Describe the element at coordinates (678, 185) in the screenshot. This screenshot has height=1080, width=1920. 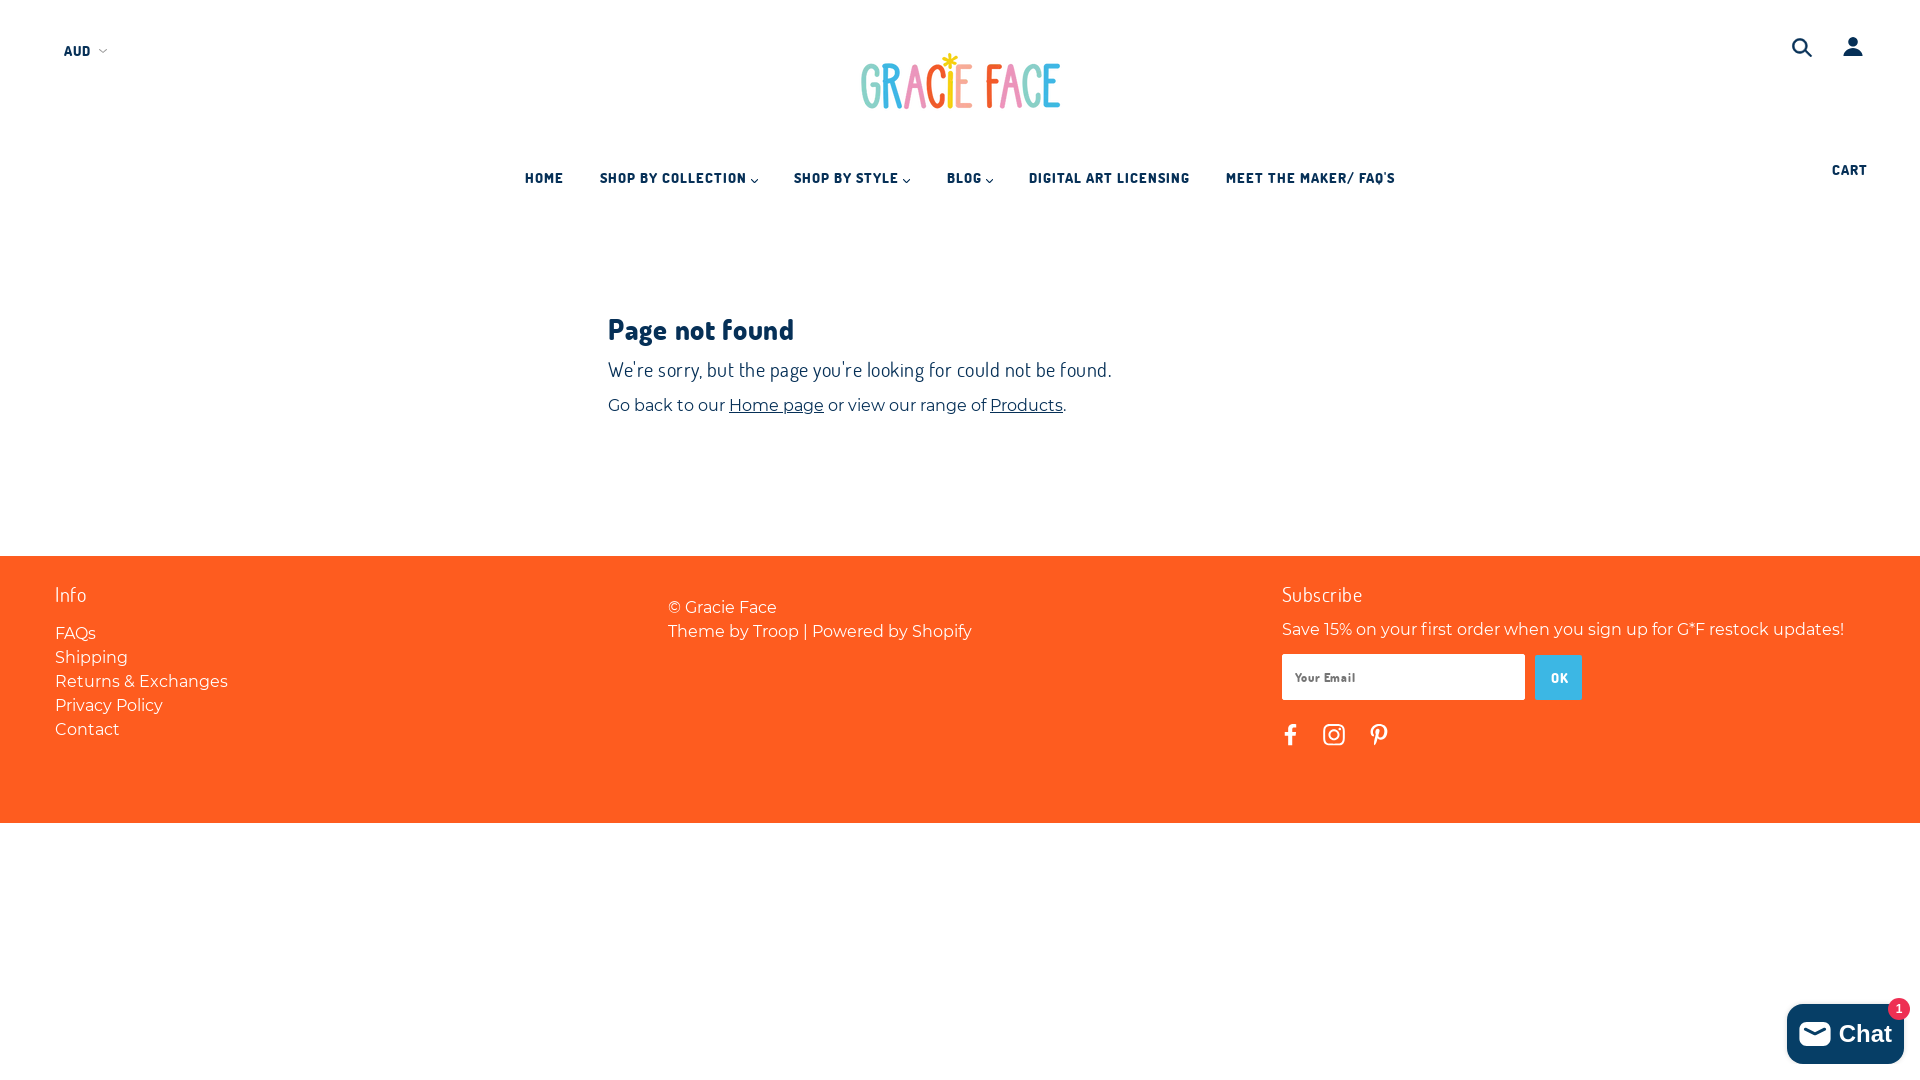
I see `'SHOP BY COLLECTION'` at that location.